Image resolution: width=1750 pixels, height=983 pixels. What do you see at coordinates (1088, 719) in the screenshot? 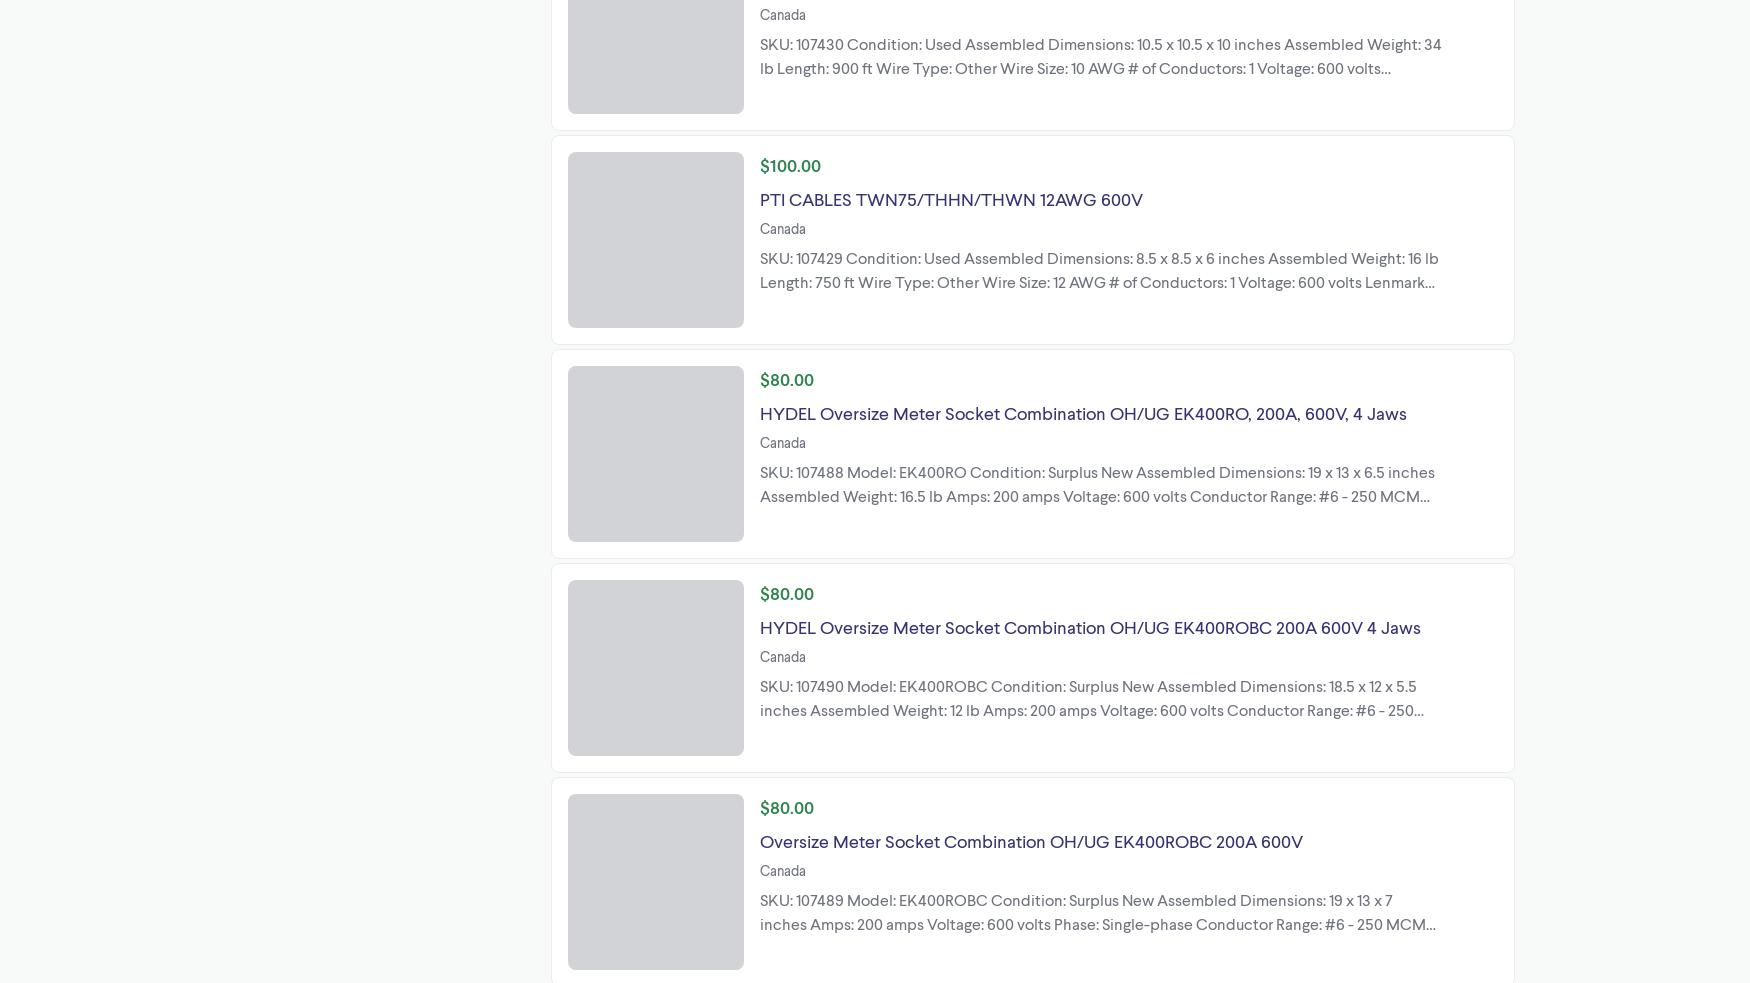
I see `'SKU: 107490 Model: EK400ROBC Condition: Surplus New Assembled Dimensions: 18.5 x 12 x 5.5 inches Assembled Weight: 12 lb Amps: 200 amps Voltage: 600 volts Conductor Range: #6 - 250 MCM Enclosure: NEMA 3R No. of Jaws: 4 Jaws Type: Combination Overhead/Underground Lenmark Industries Ltd 27576 51a Ave Langley, British'` at bounding box center [1088, 719].